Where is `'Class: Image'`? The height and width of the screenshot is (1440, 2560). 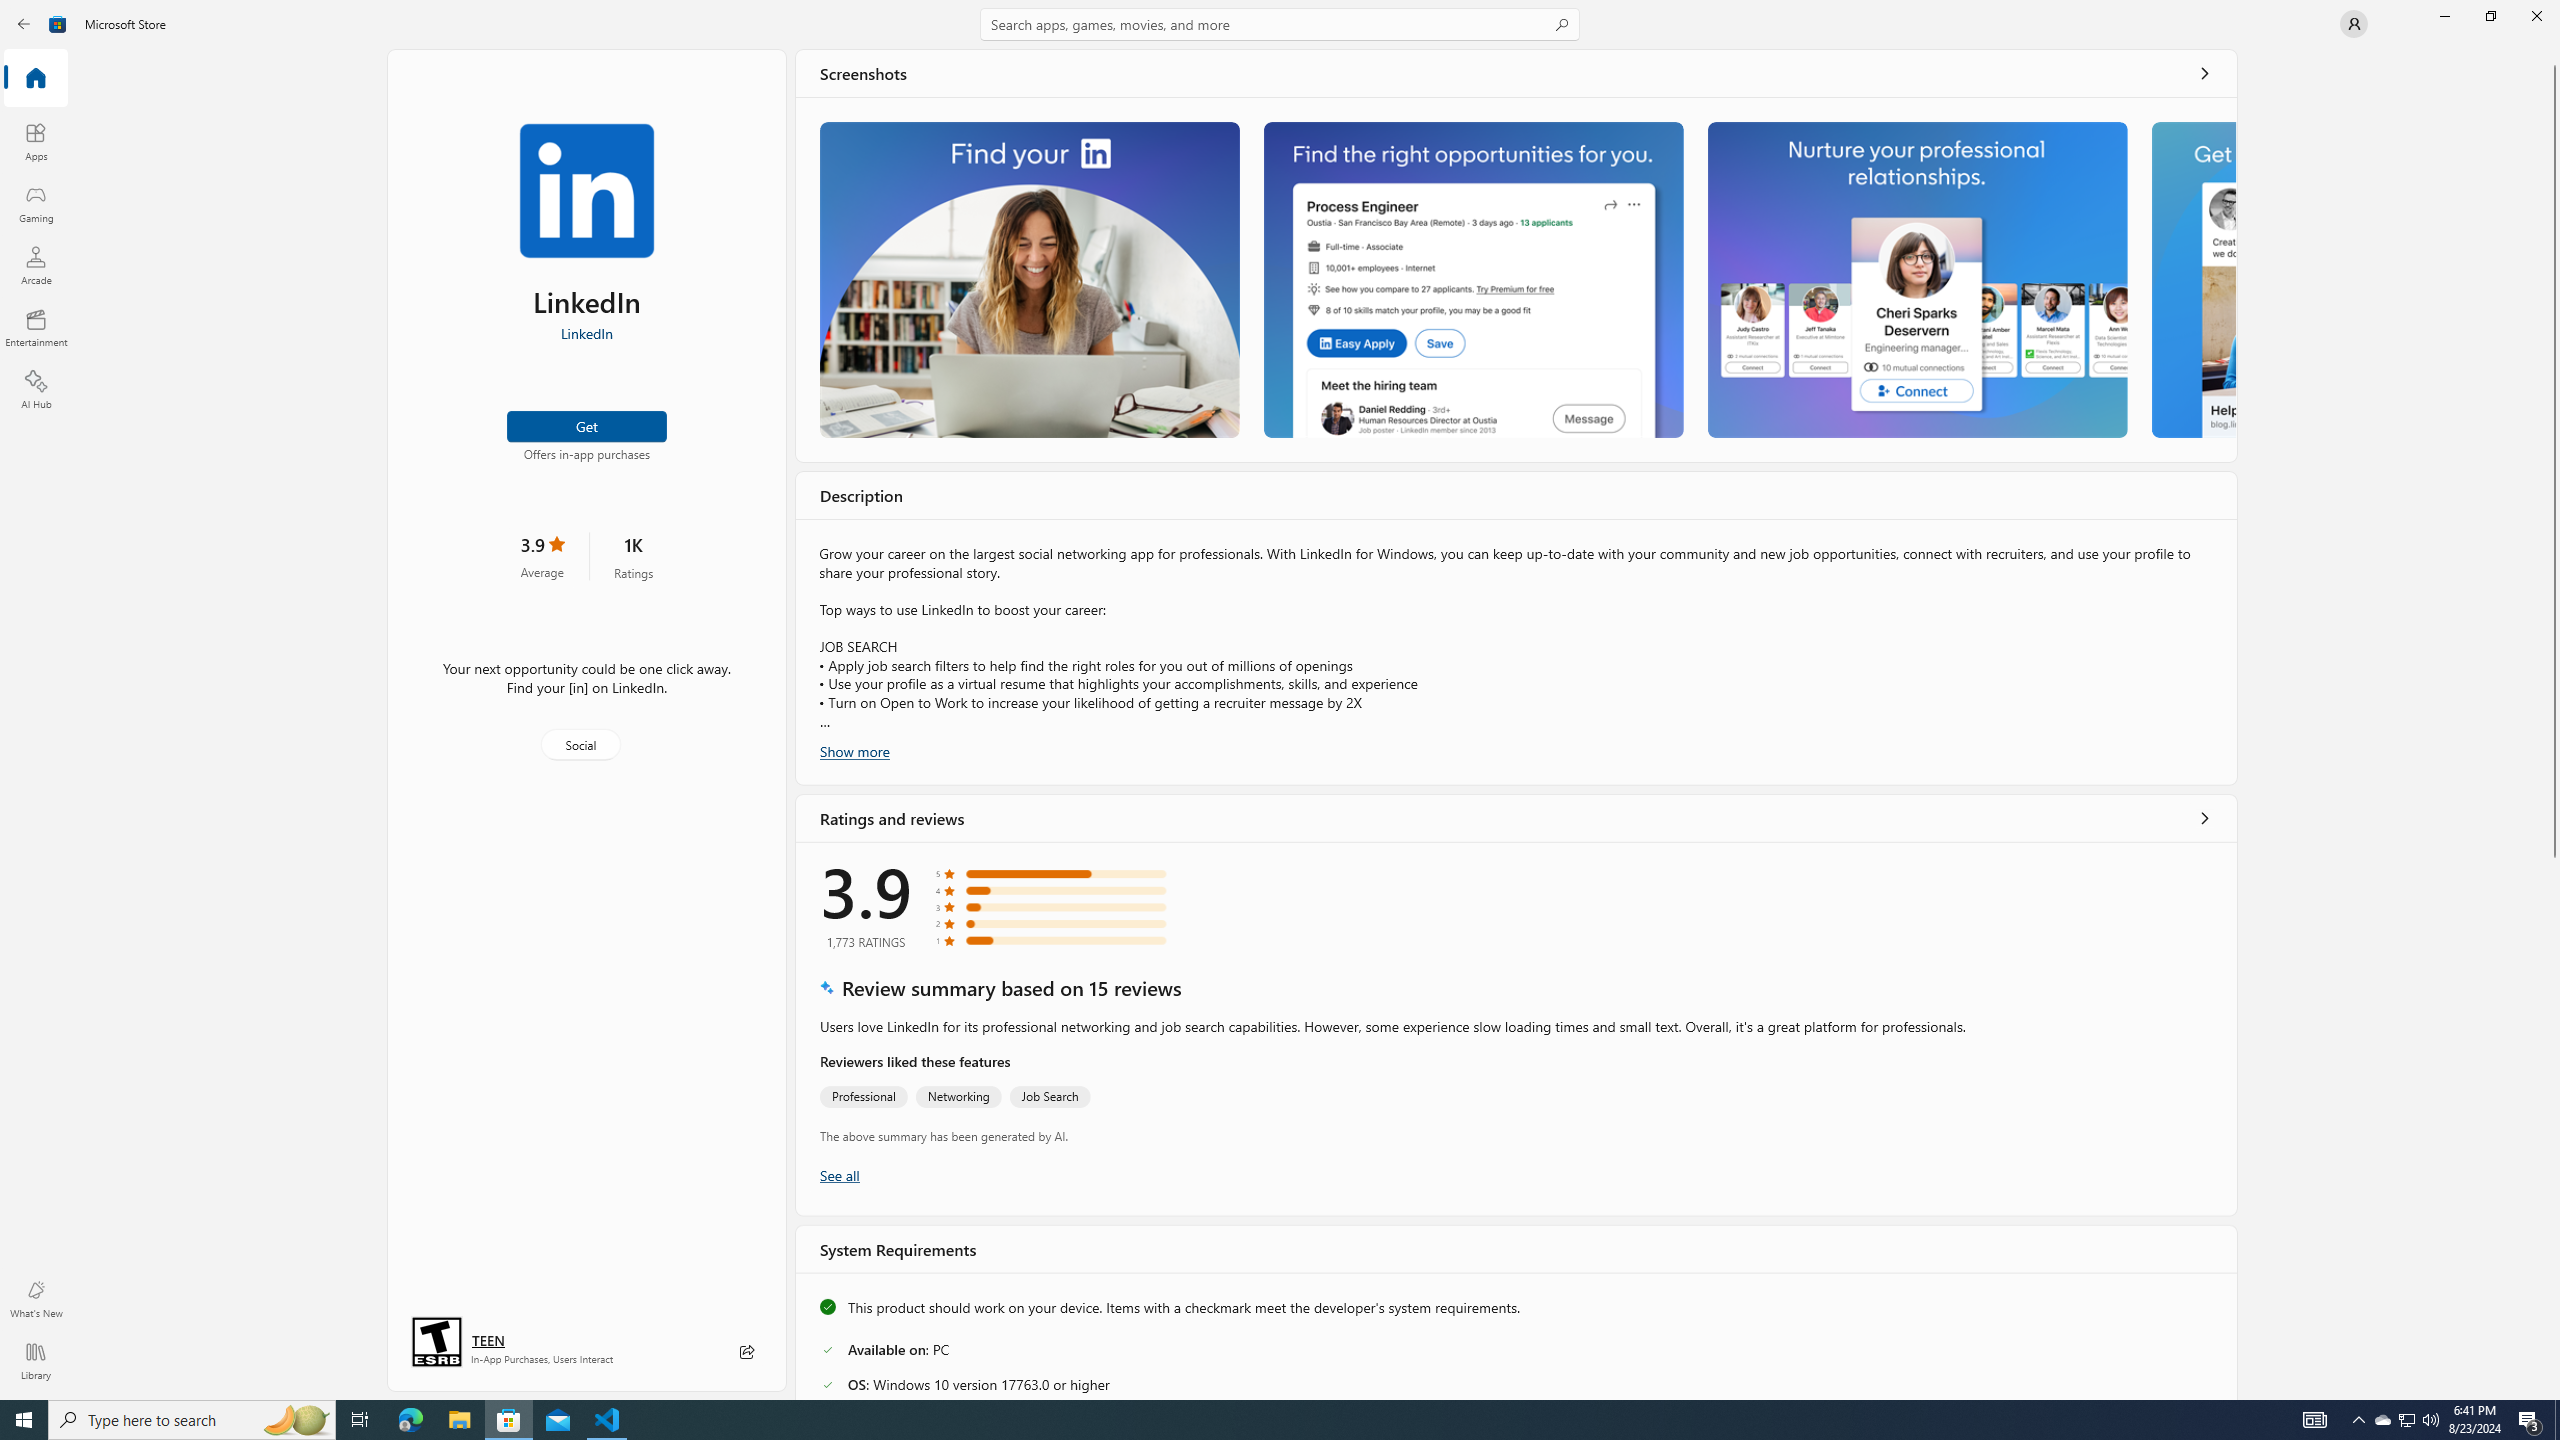
'Class: Image' is located at coordinates (57, 22).